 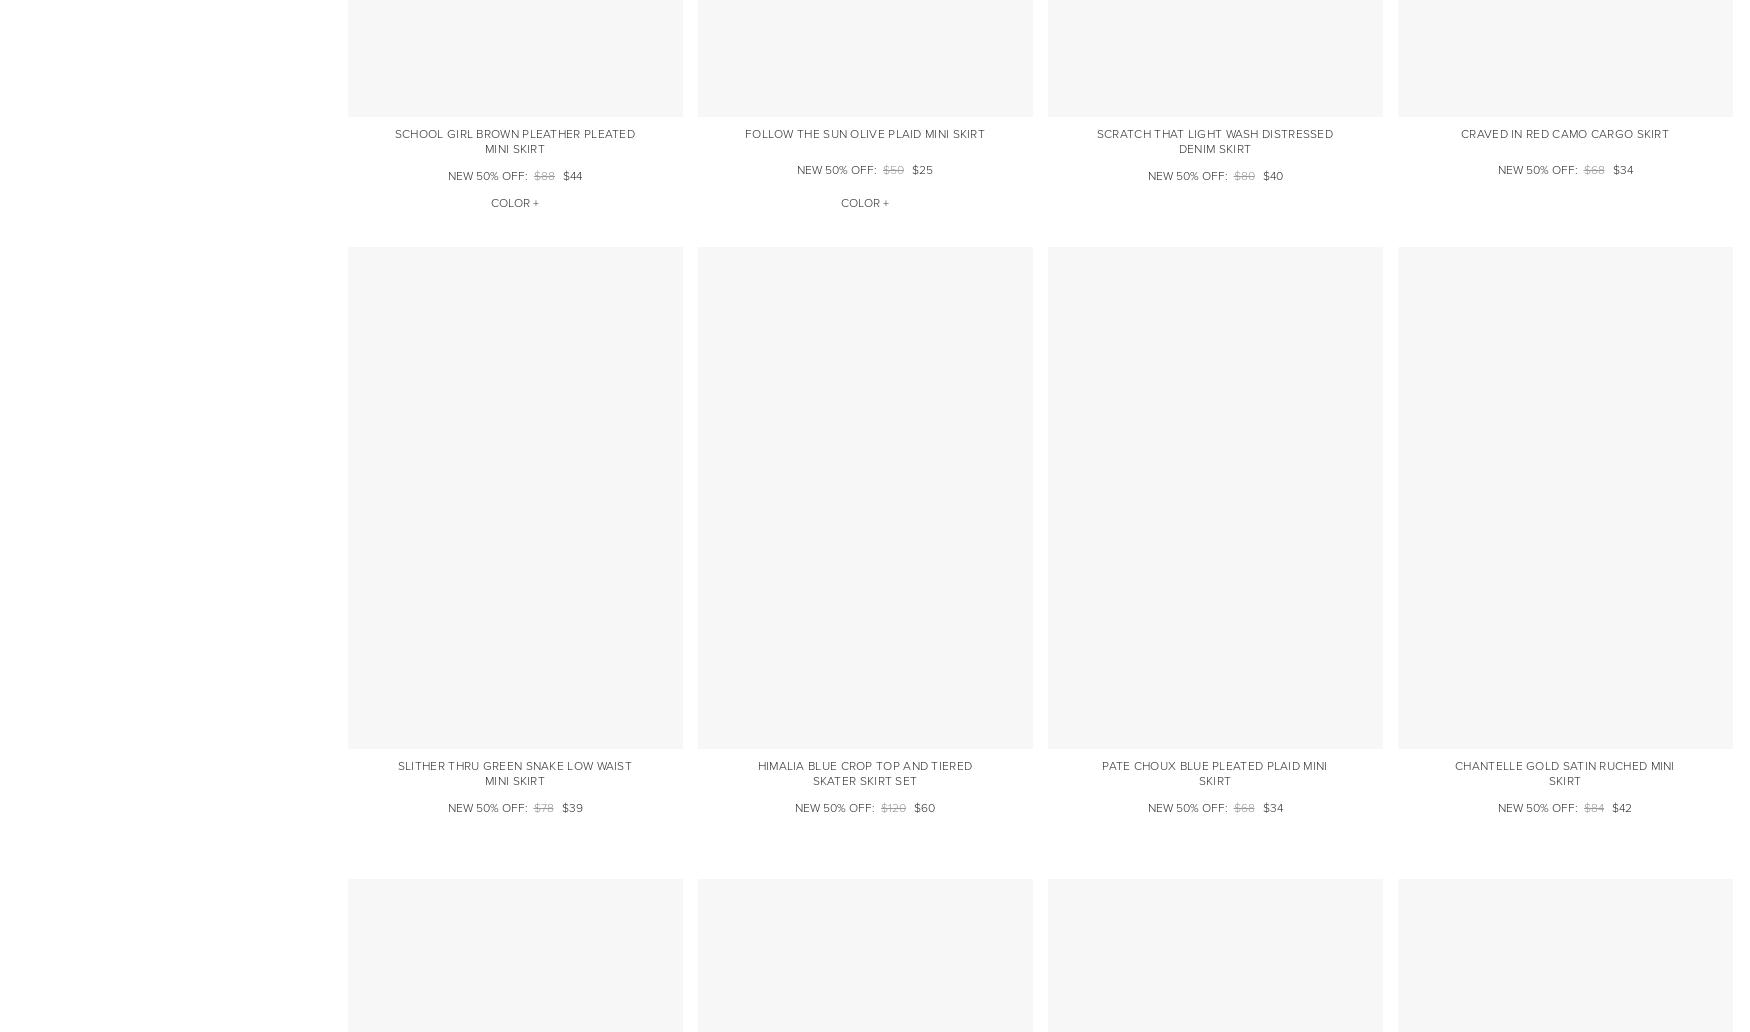 What do you see at coordinates (923, 808) in the screenshot?
I see `'$60'` at bounding box center [923, 808].